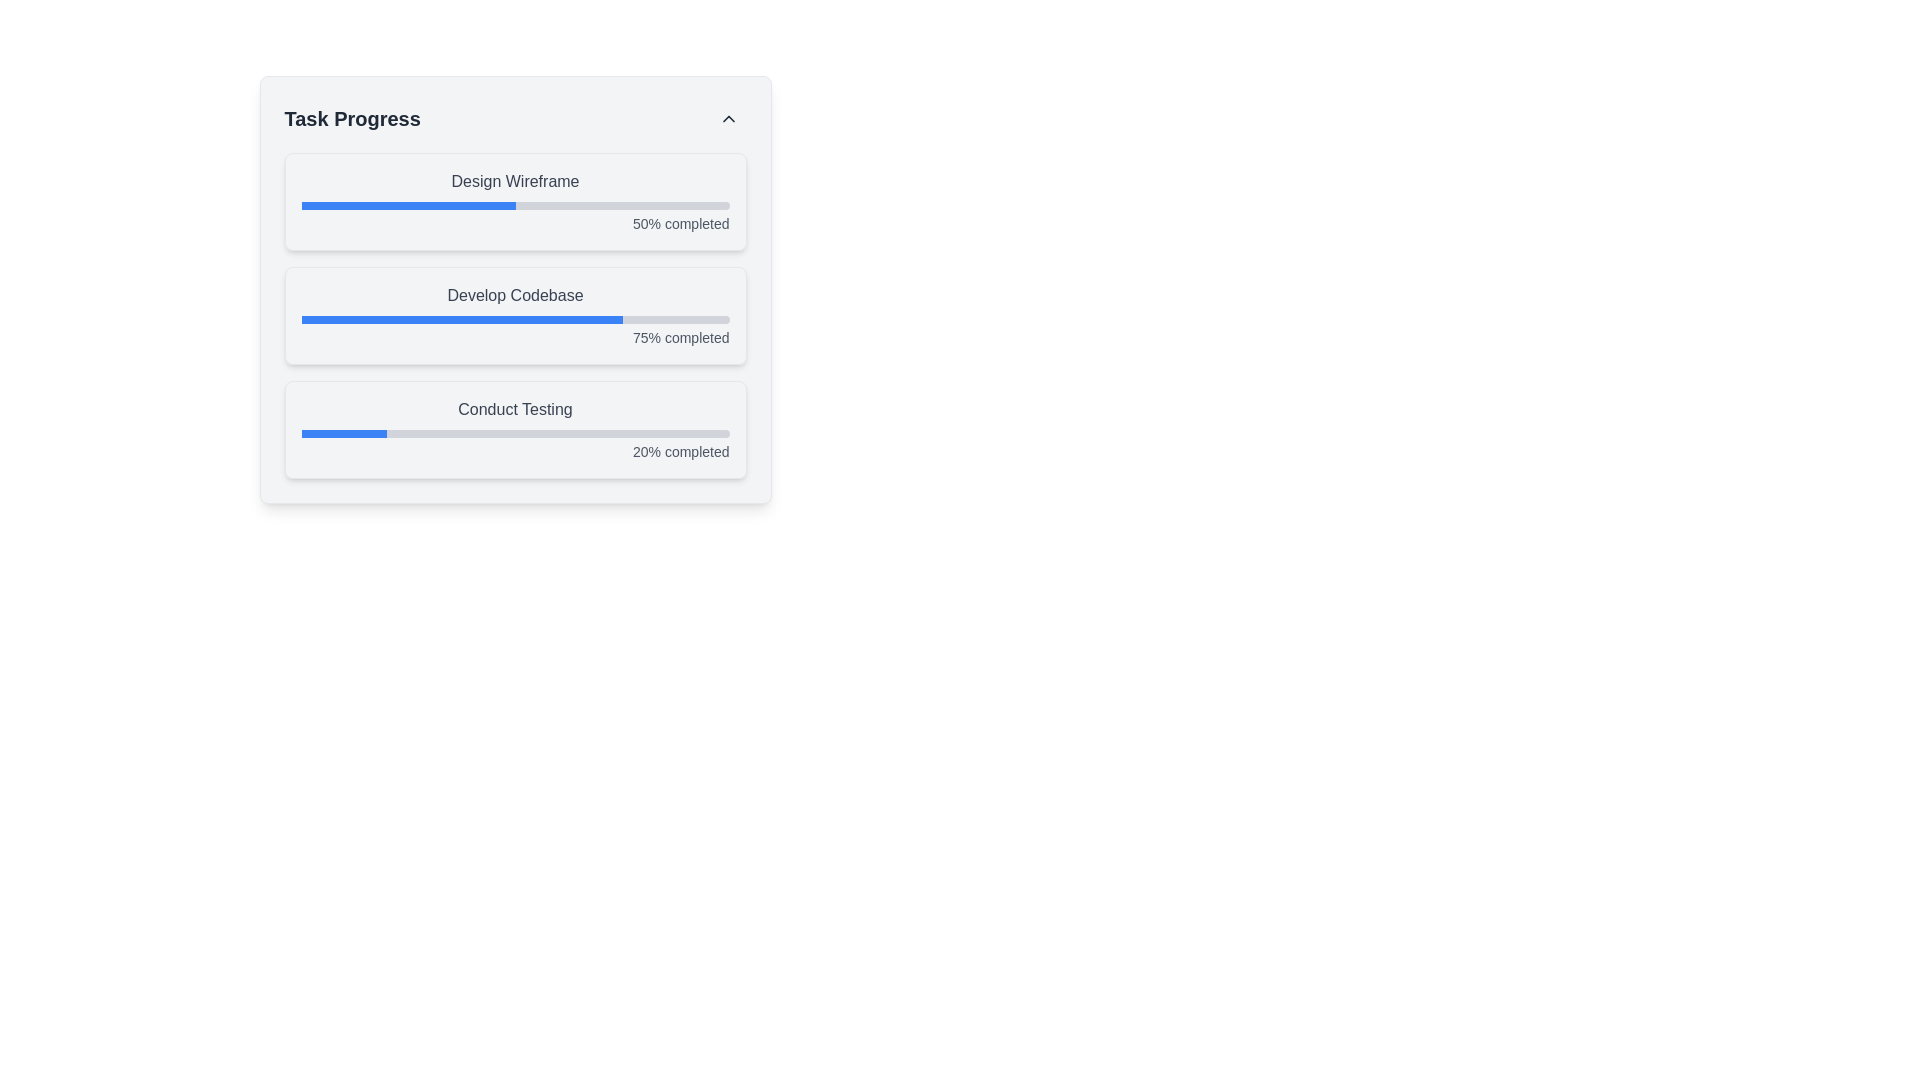 The width and height of the screenshot is (1920, 1080). I want to click on the first progress bar in the vertical list that indicates 50% completion of the 'Design Wireframe' task, so click(407, 205).